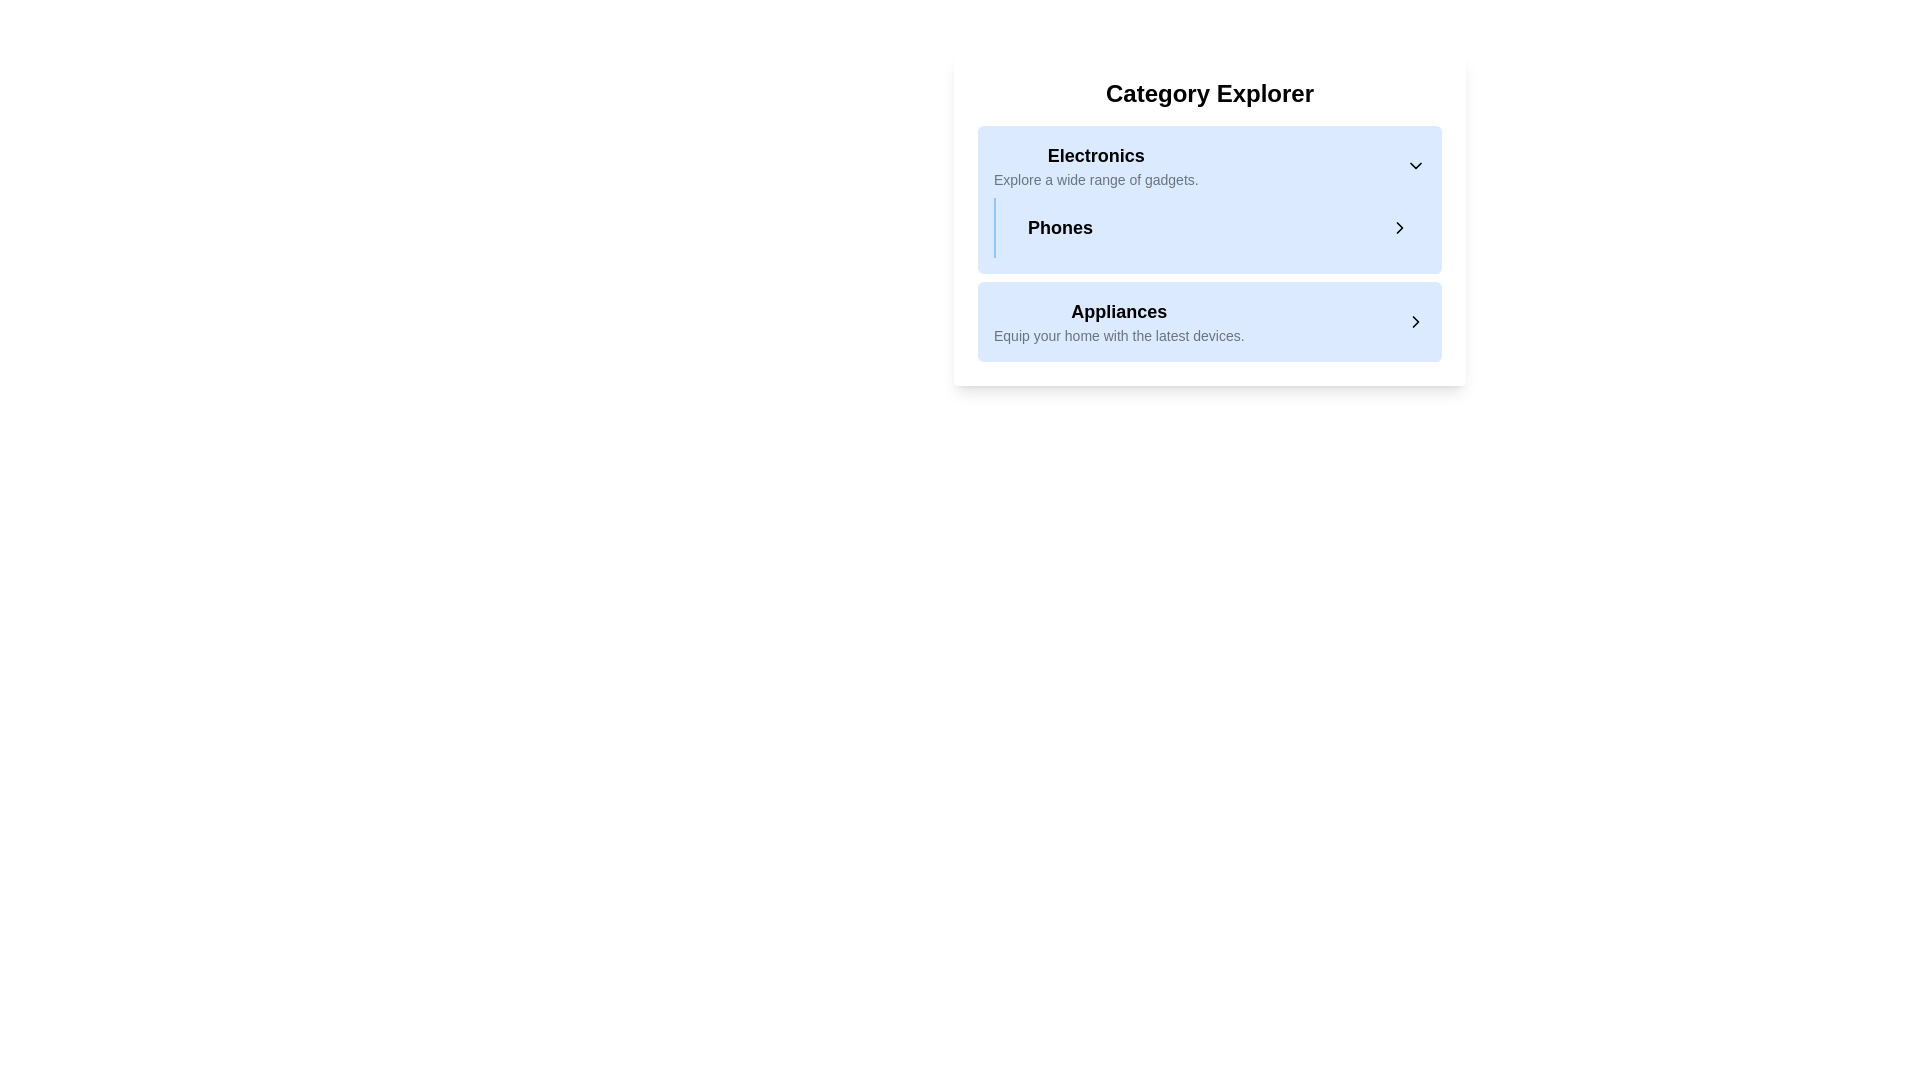 The image size is (1920, 1080). I want to click on the label indicating the 'Phones' category, located in the light blue box under the 'Electronics' section, so click(1059, 226).